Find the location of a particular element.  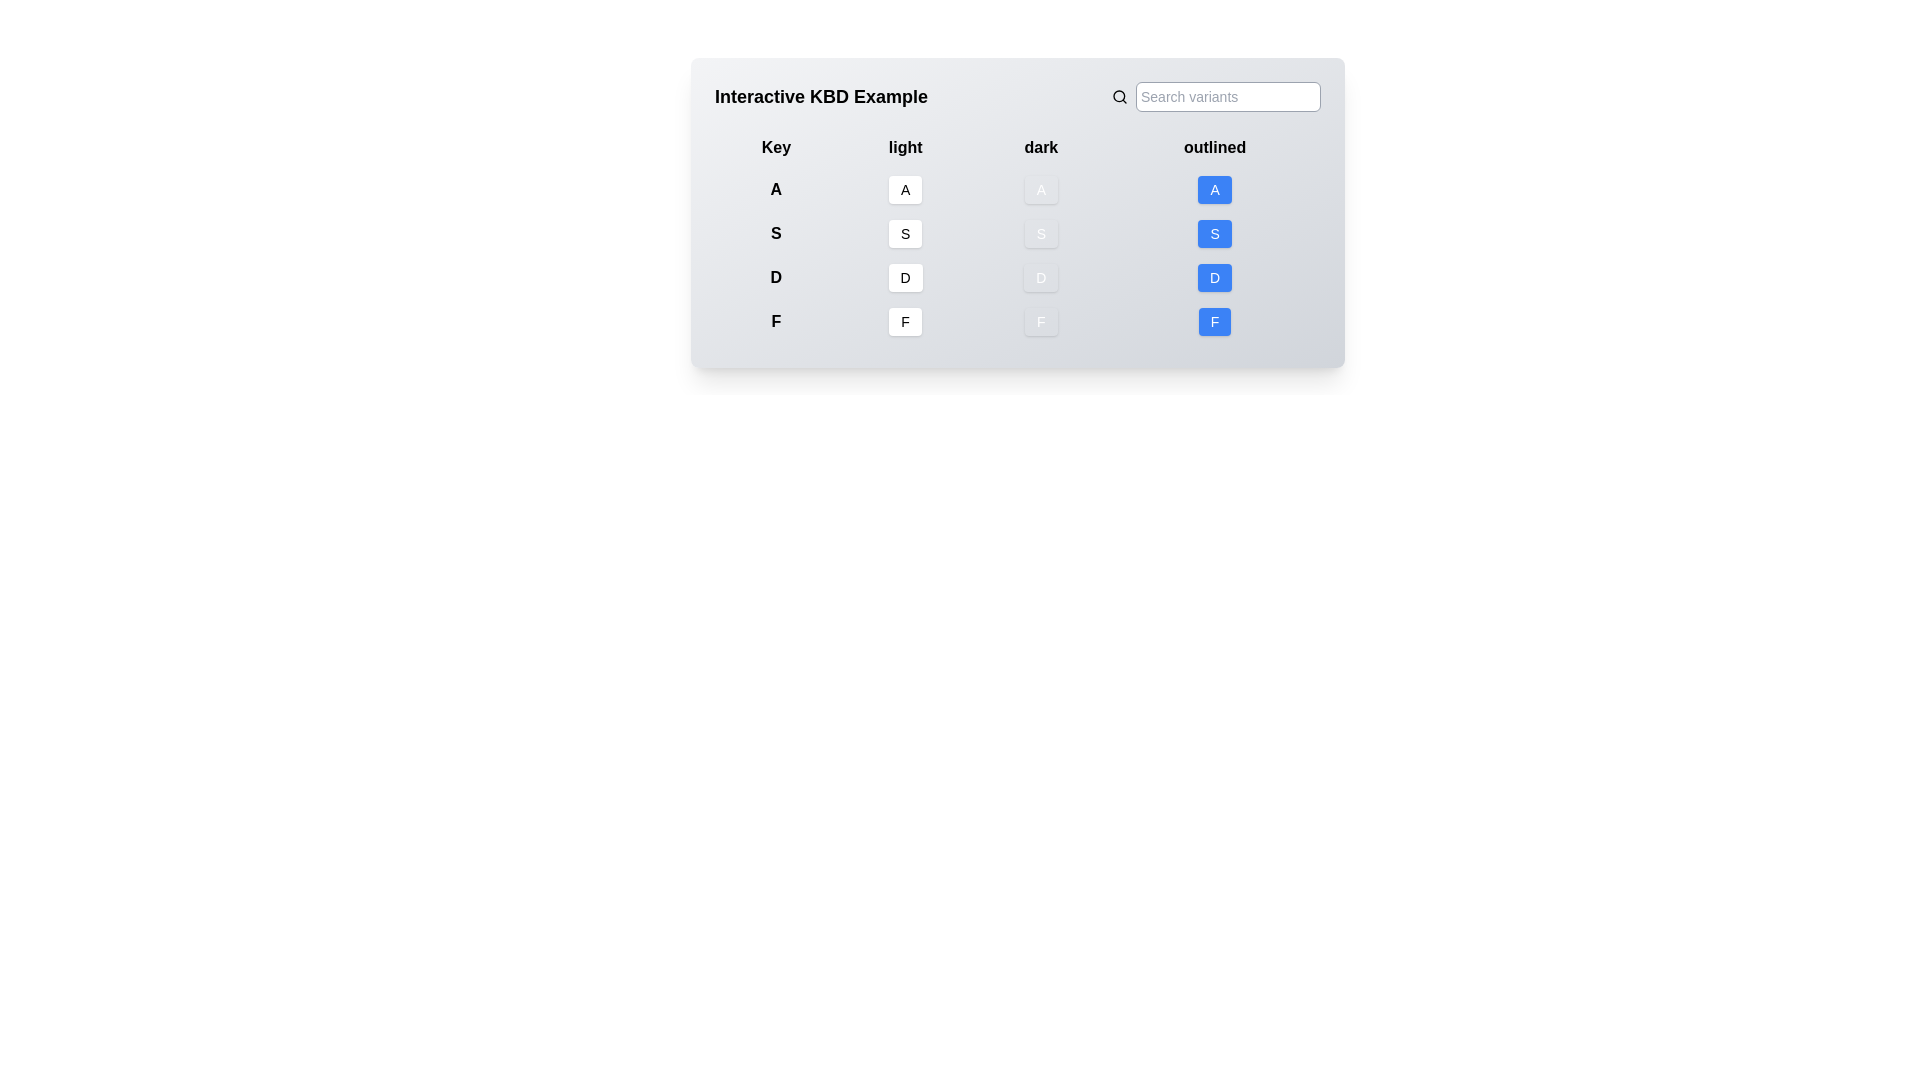

the non-interactive Button-like display element located third from the top in the outlined column, positioned between the 'D' and 'F' items is located at coordinates (1214, 277).